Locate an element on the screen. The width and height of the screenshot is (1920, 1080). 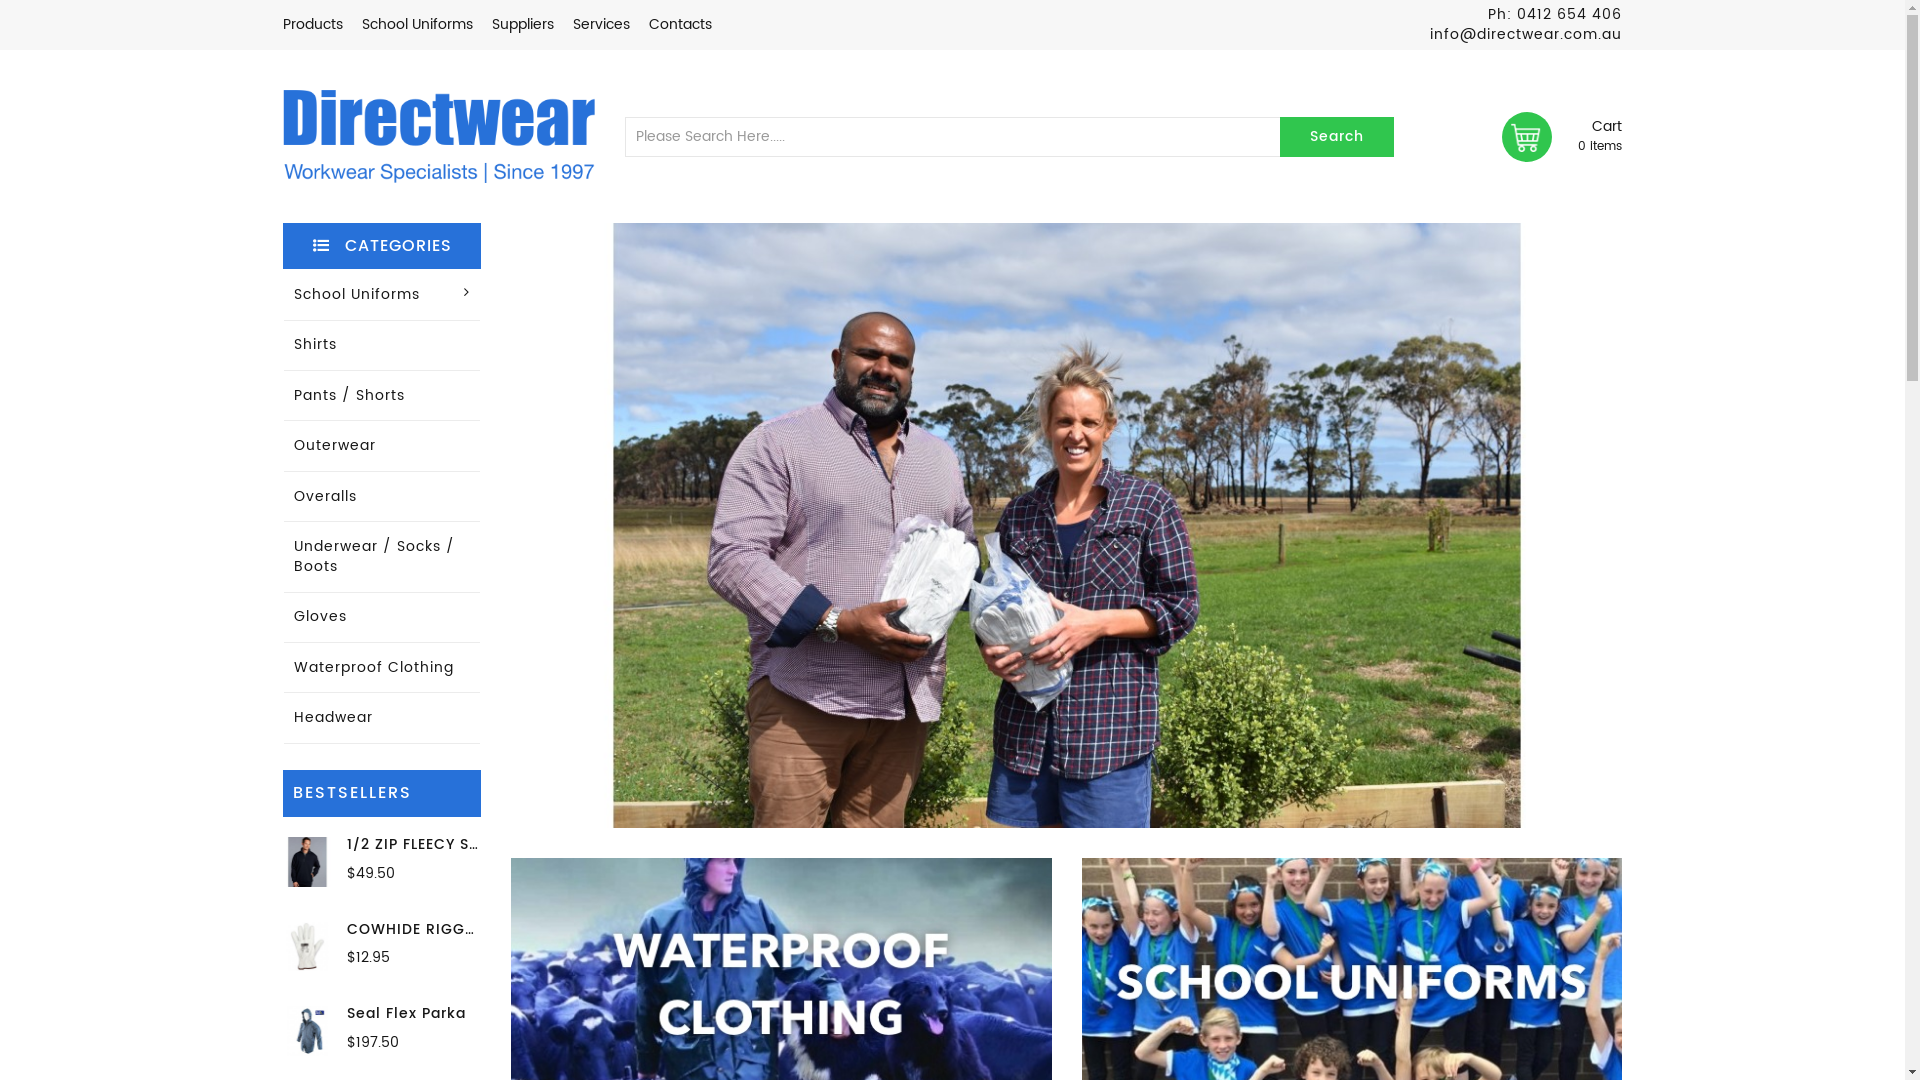
'Gloves' is located at coordinates (382, 616).